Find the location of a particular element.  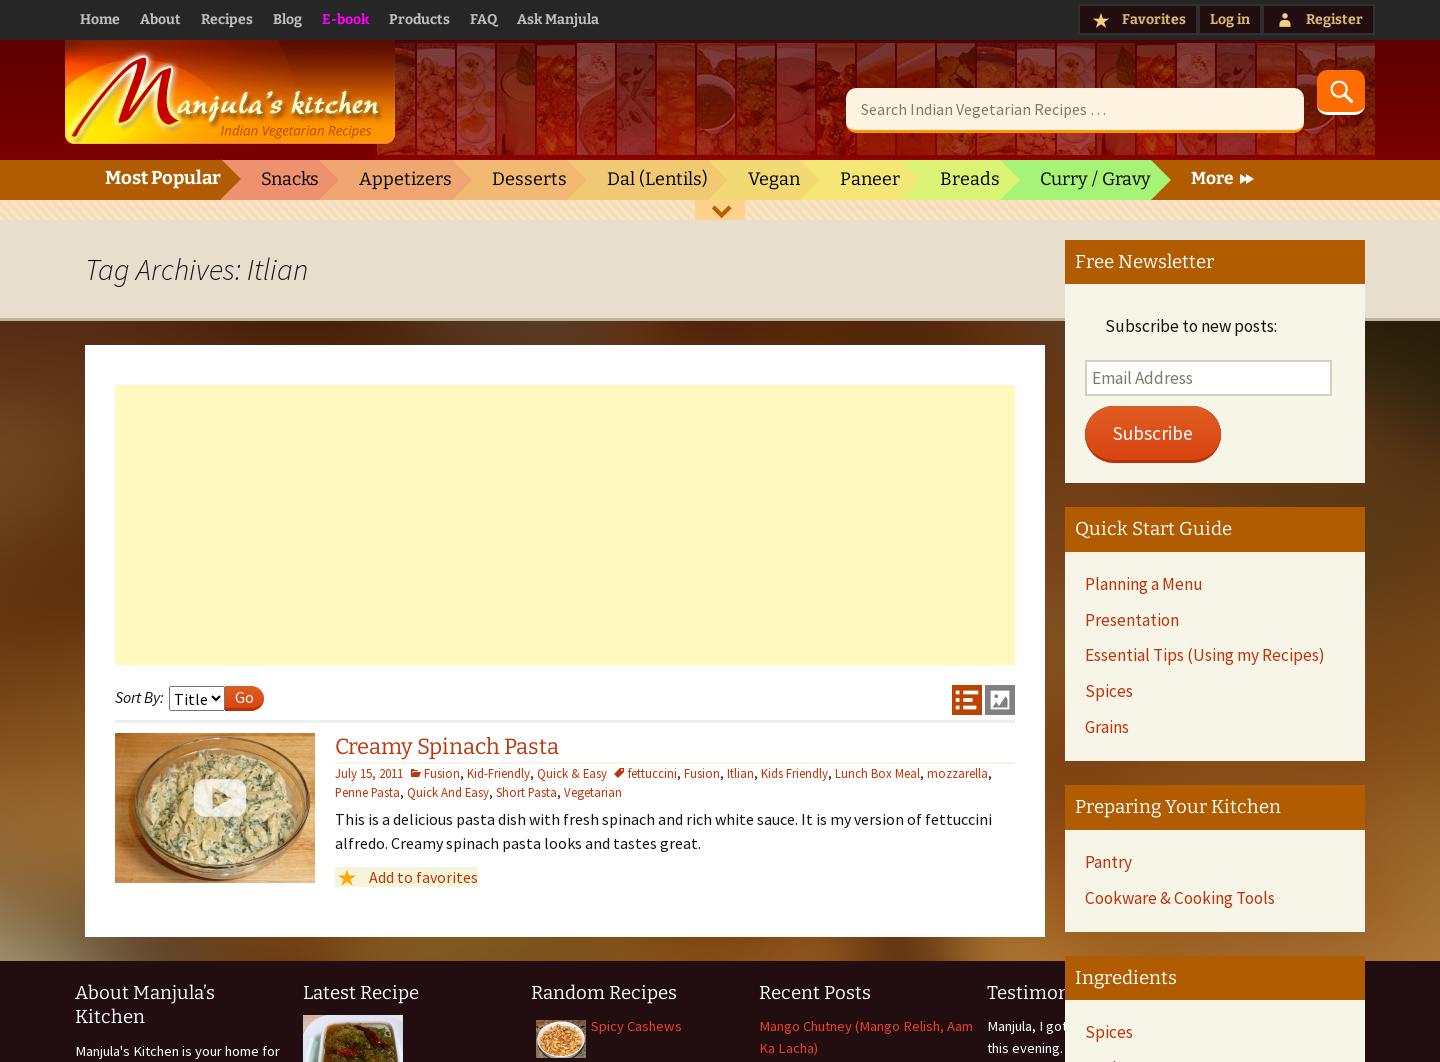

'E-book' is located at coordinates (345, 19).